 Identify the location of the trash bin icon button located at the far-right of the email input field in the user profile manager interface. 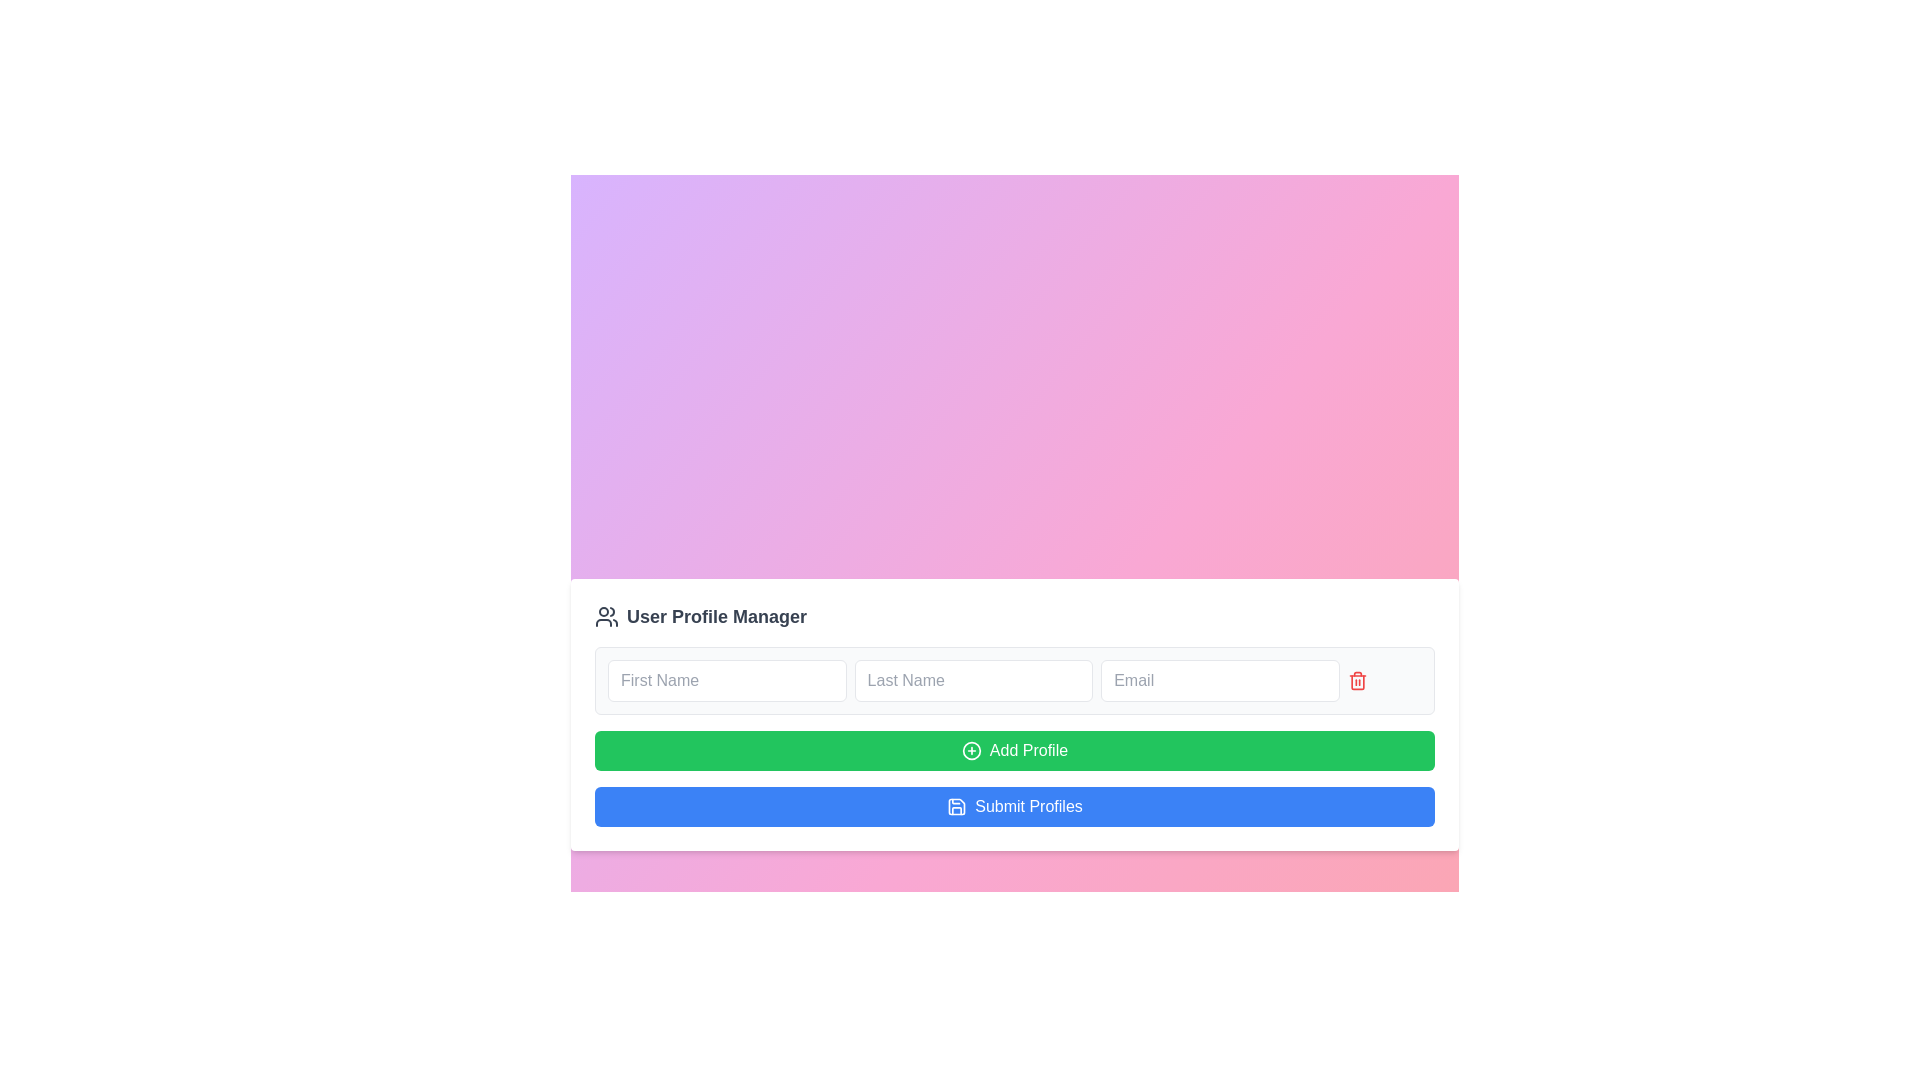
(1357, 680).